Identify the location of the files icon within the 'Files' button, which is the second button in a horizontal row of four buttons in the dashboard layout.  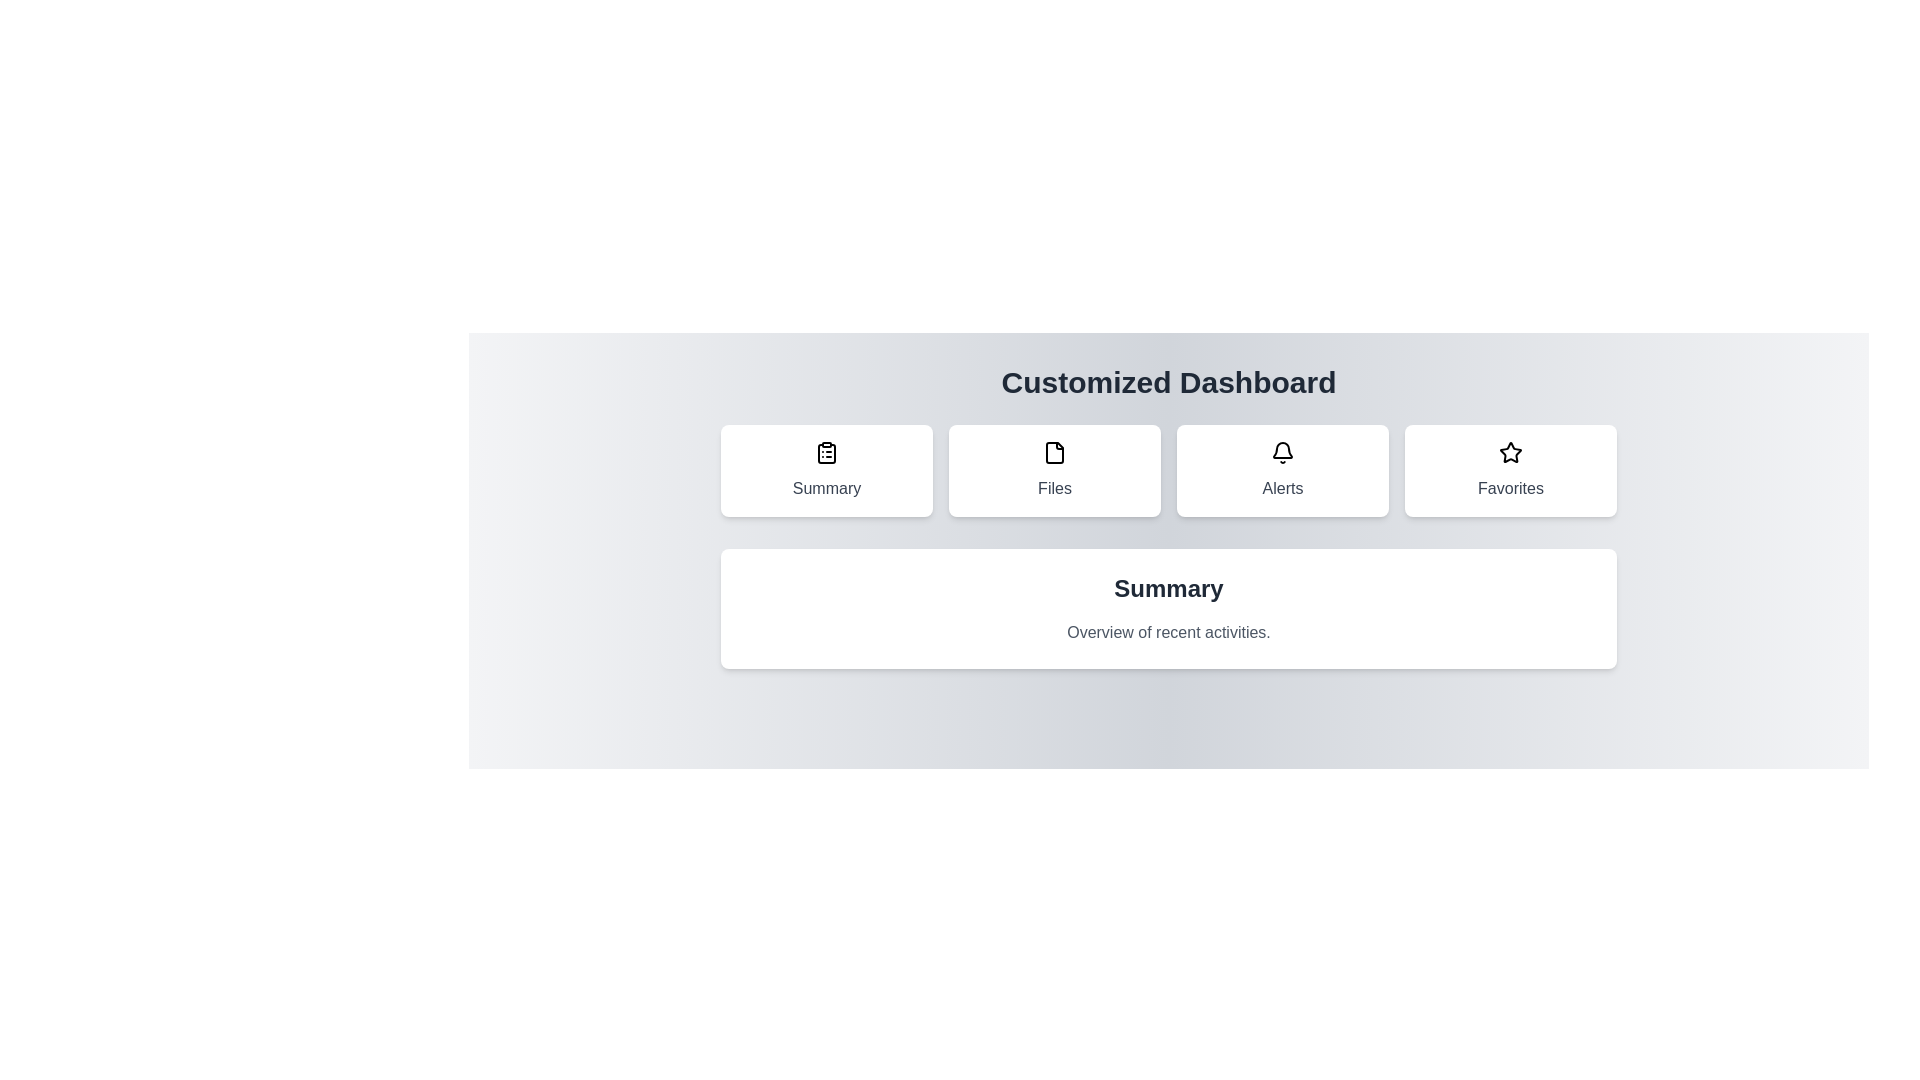
(1054, 452).